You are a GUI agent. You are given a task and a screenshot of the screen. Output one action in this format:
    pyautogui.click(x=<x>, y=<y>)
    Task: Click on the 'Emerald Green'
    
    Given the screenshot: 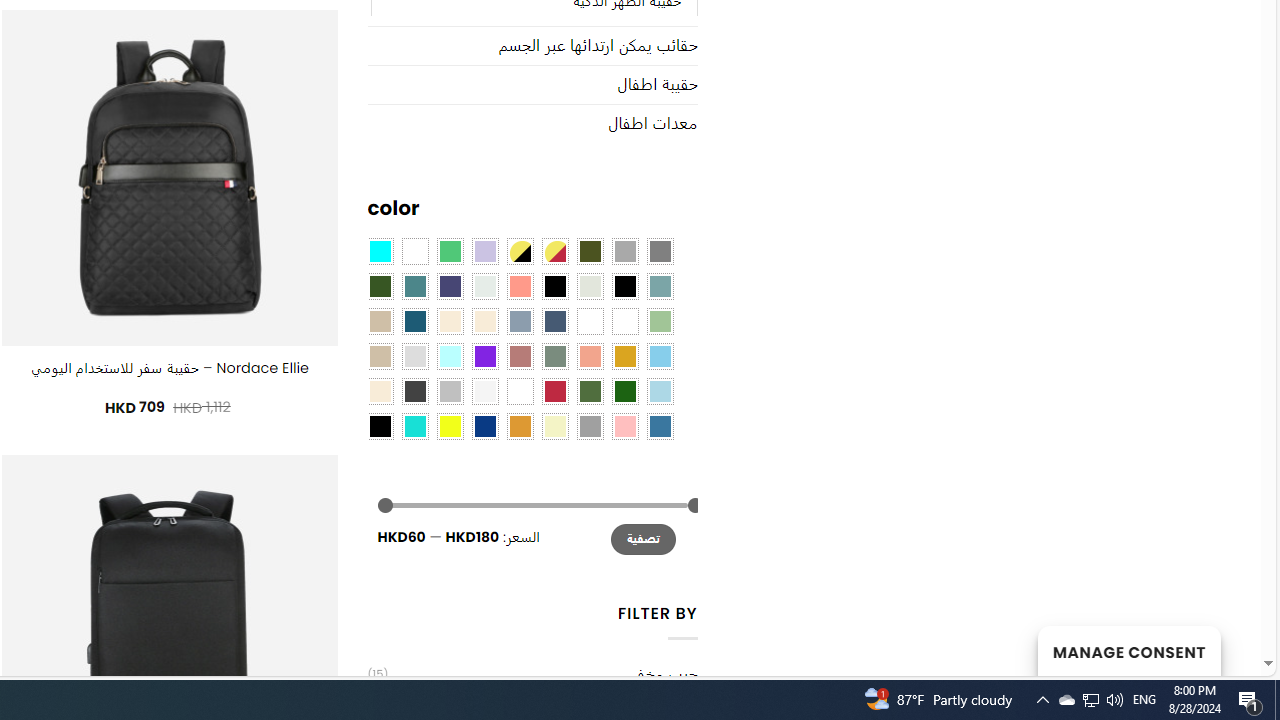 What is the action you would take?
    pyautogui.click(x=448, y=250)
    